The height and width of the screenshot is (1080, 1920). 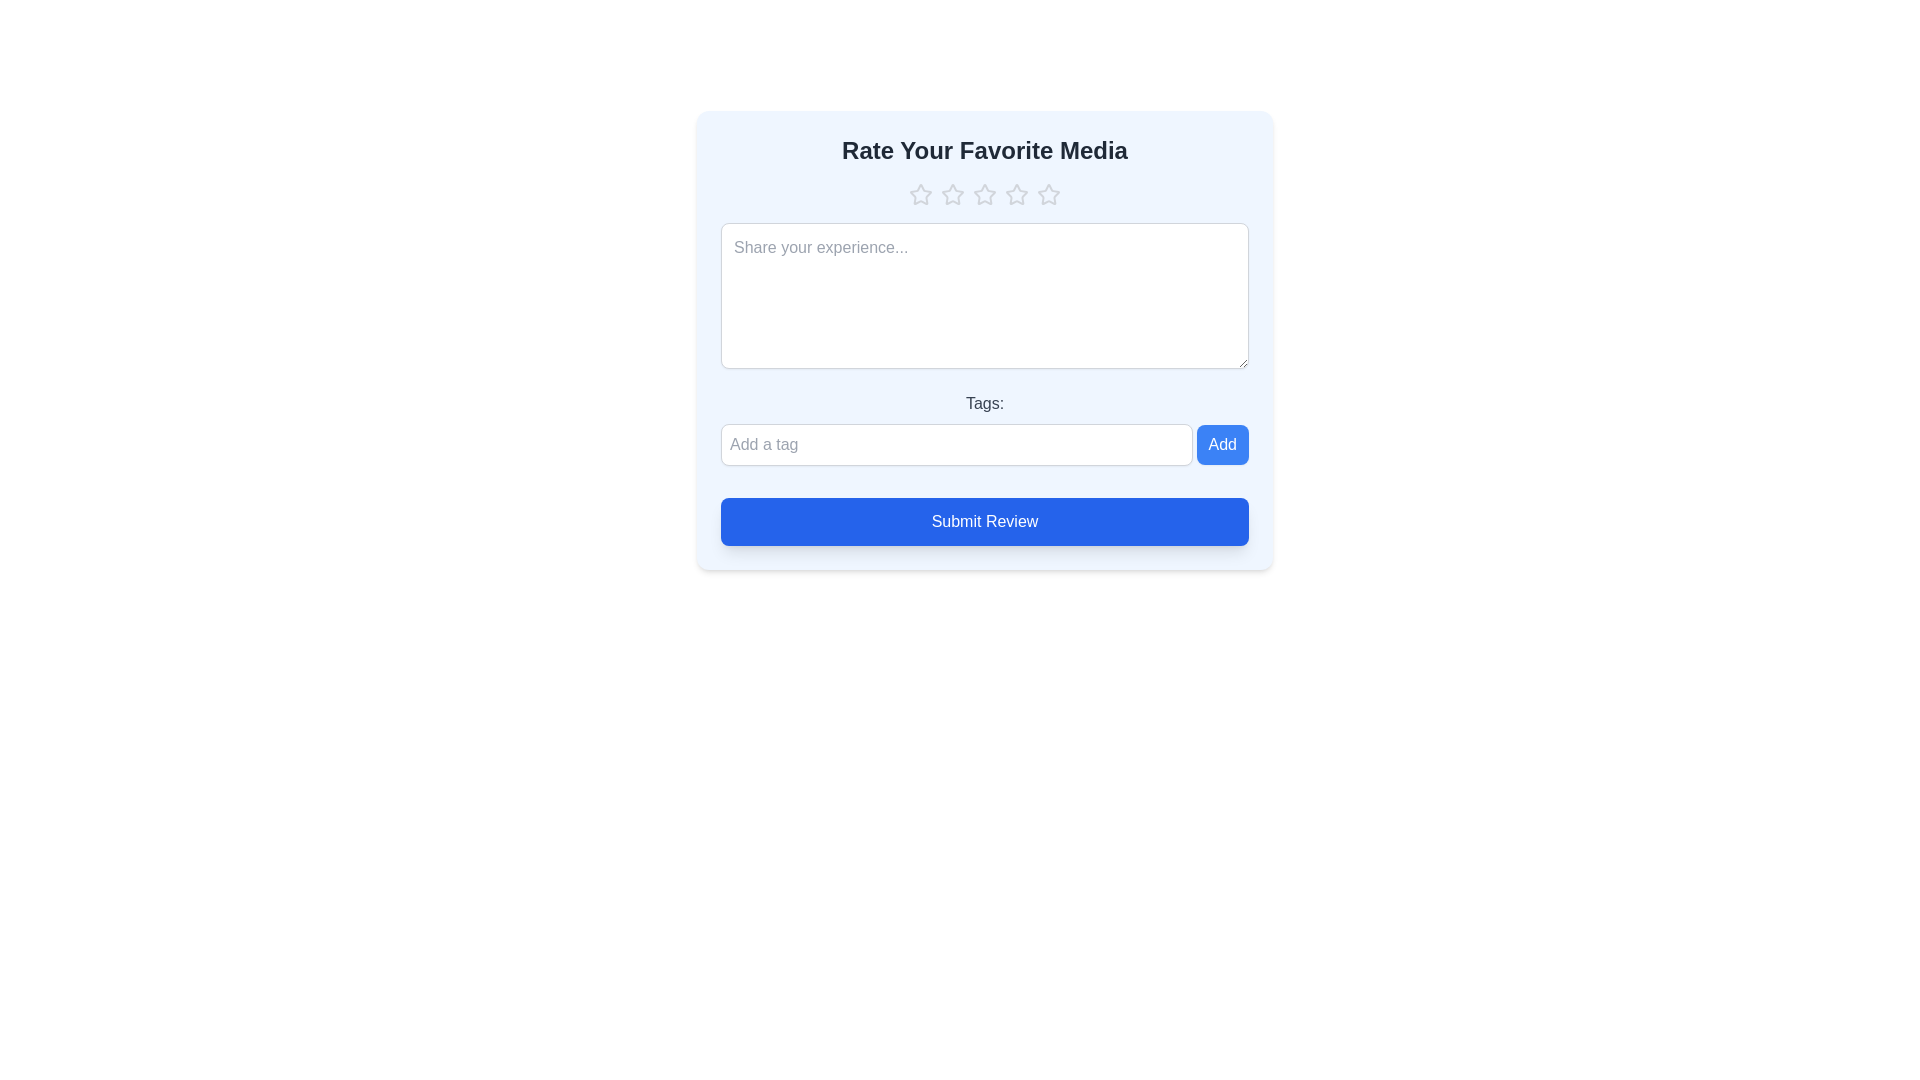 What do you see at coordinates (984, 195) in the screenshot?
I see `the third star-shaped icon from the left, which is styled in light gray` at bounding box center [984, 195].